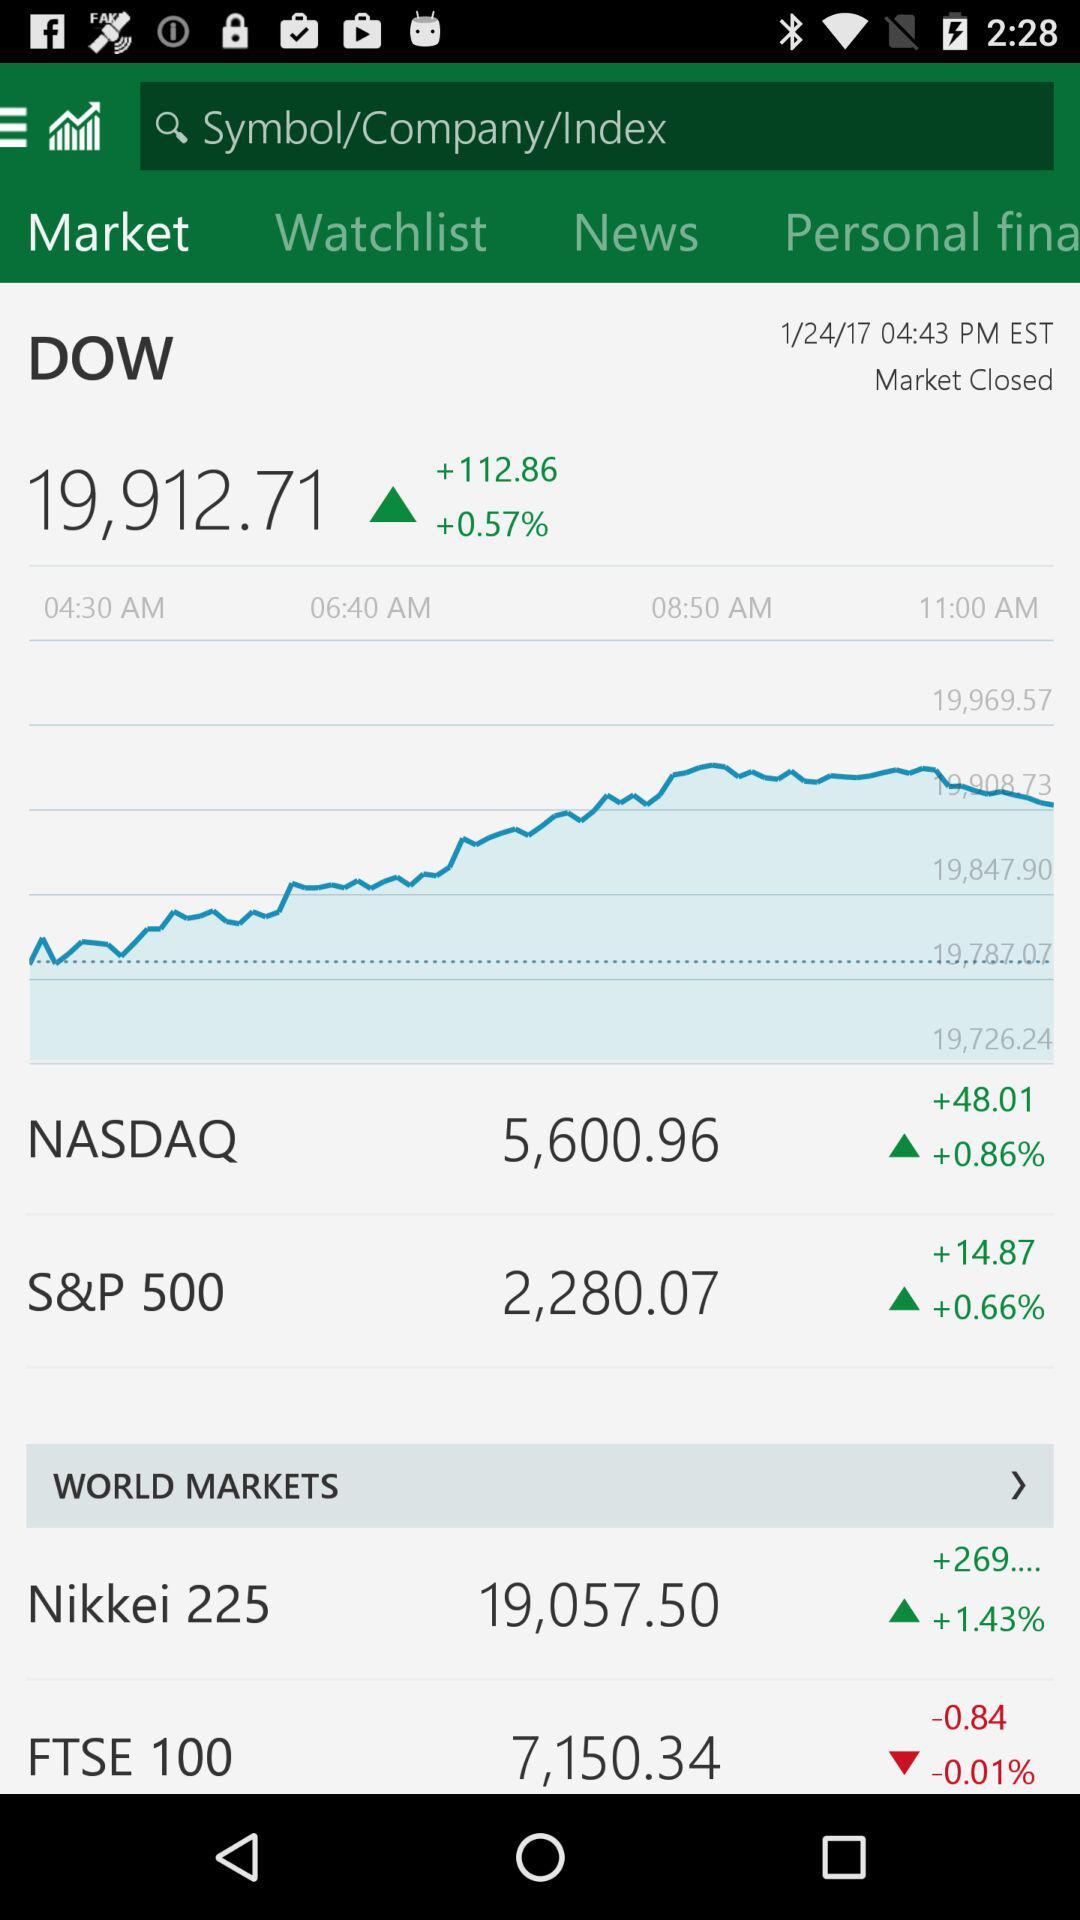 The image size is (1080, 1920). I want to click on item to the left of the 1 24 17 item, so click(242, 357).